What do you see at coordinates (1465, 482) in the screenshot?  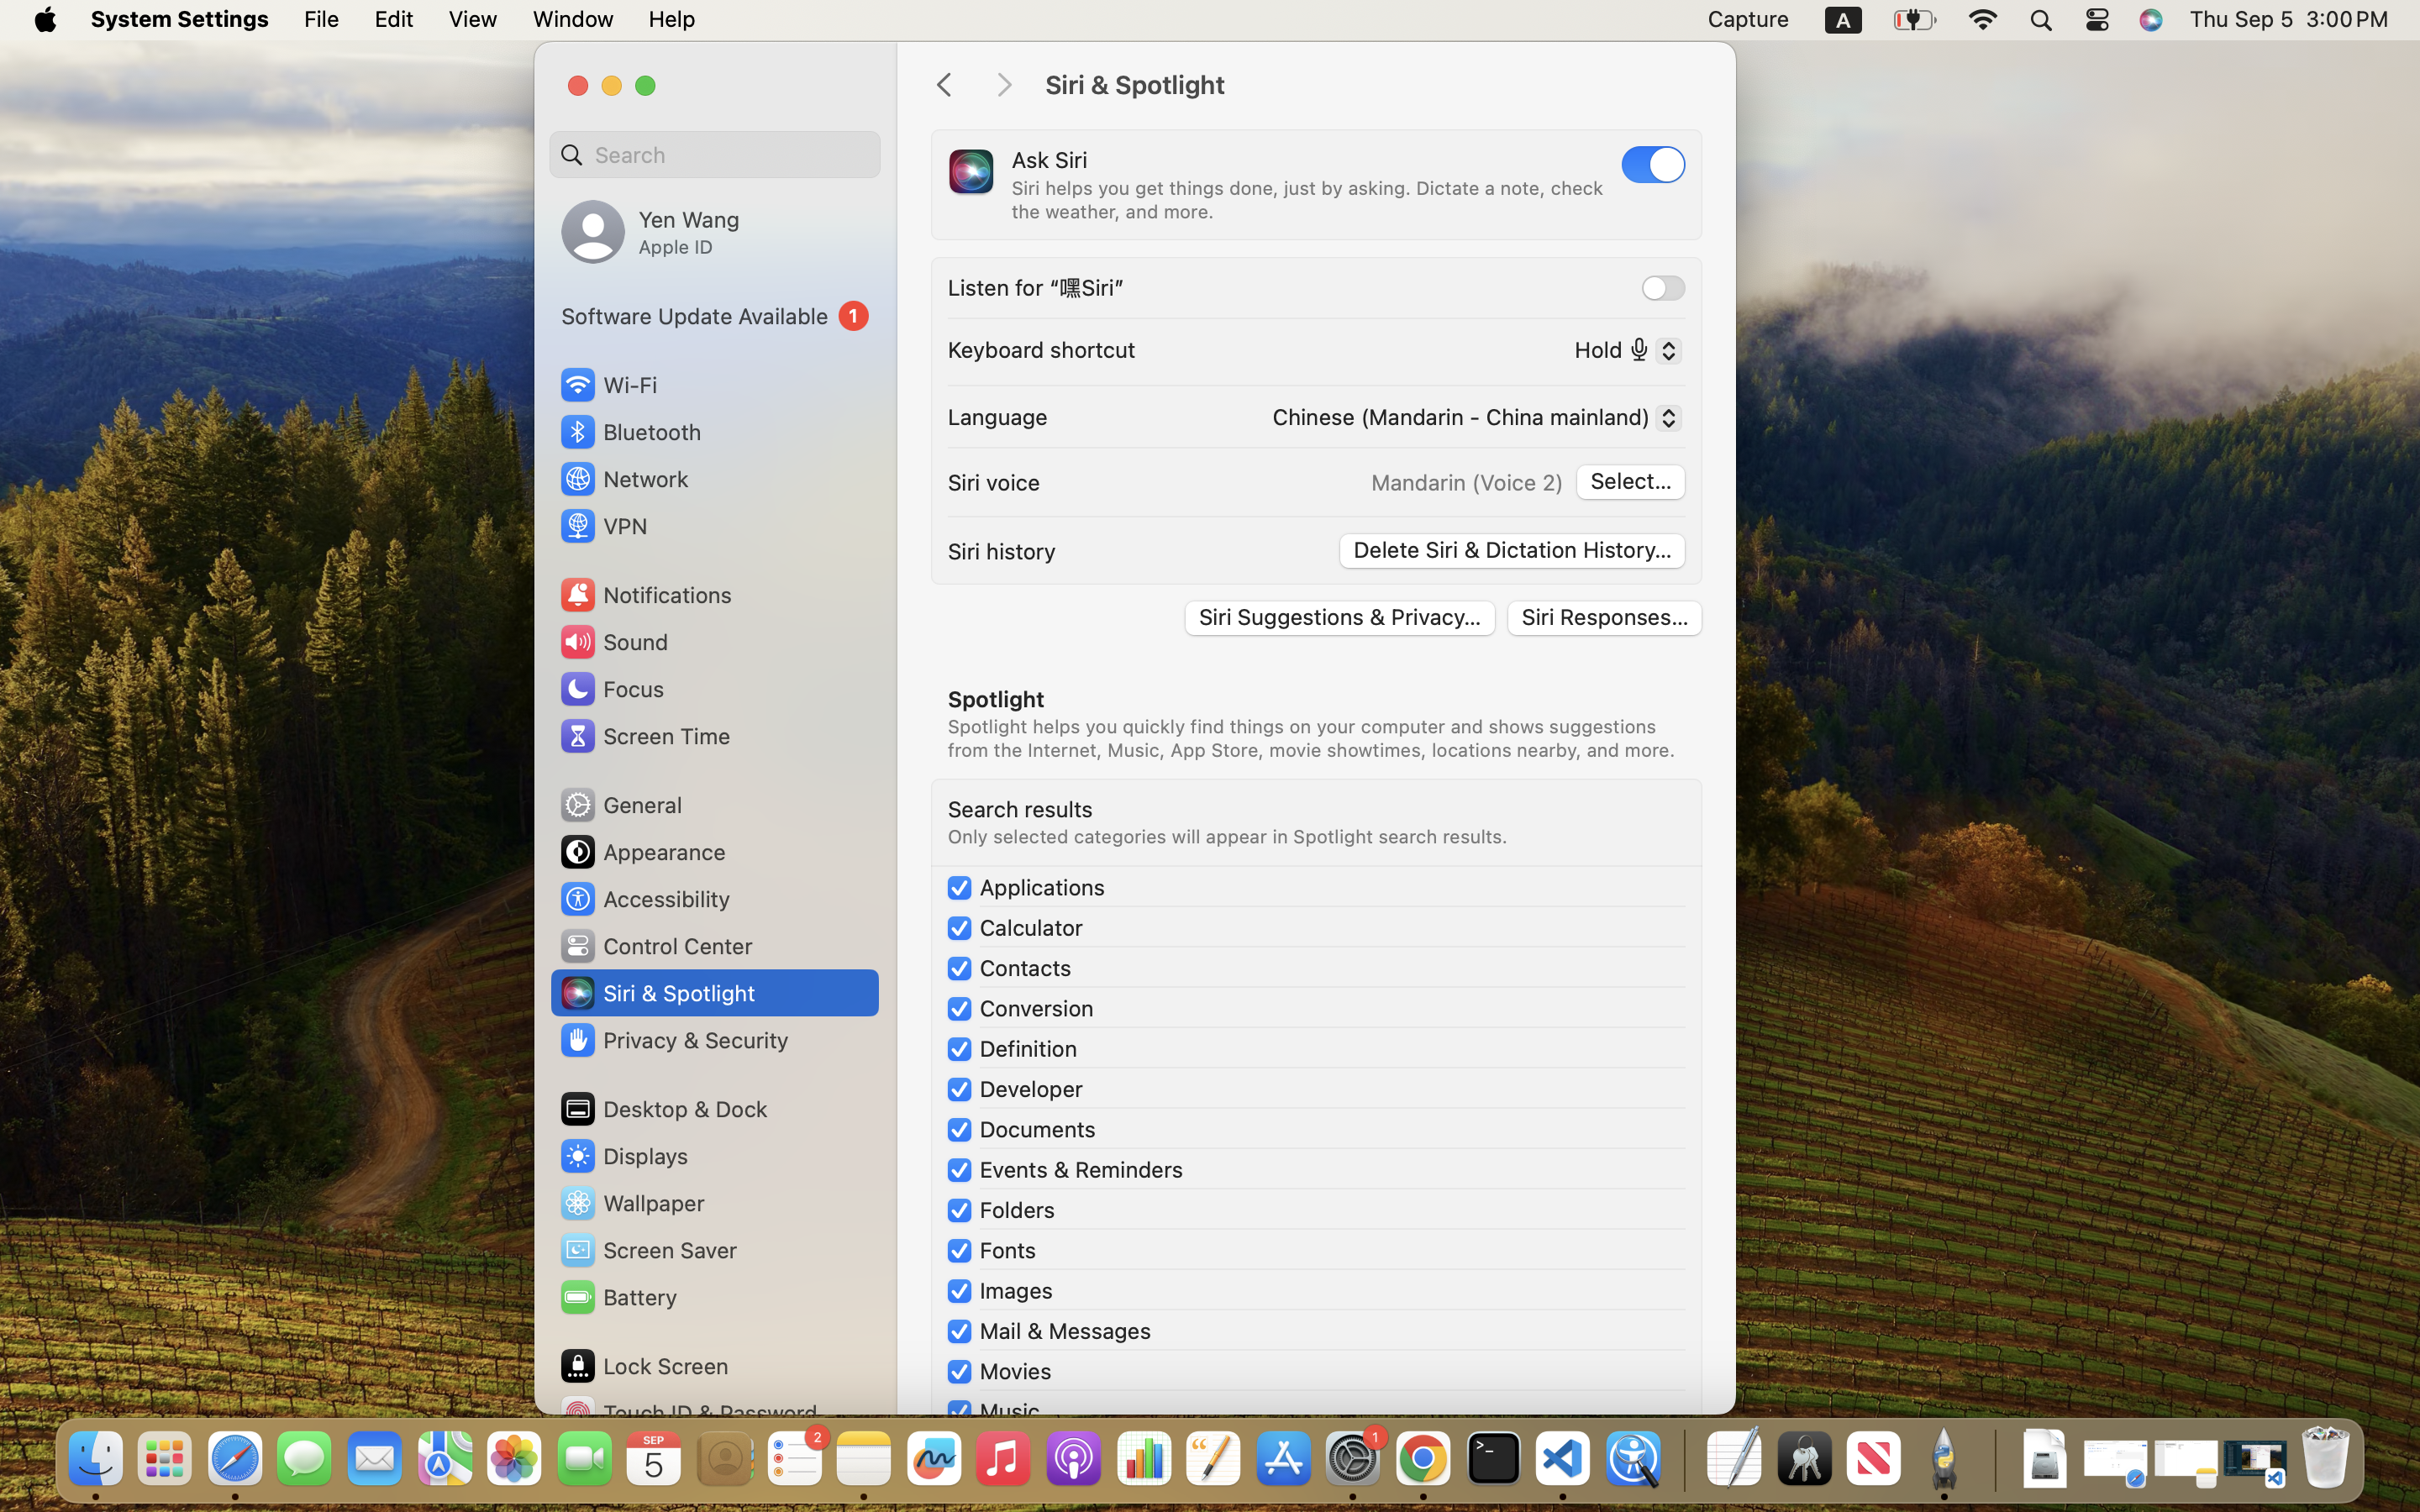 I see `'Mandarin (Voice 2)'` at bounding box center [1465, 482].